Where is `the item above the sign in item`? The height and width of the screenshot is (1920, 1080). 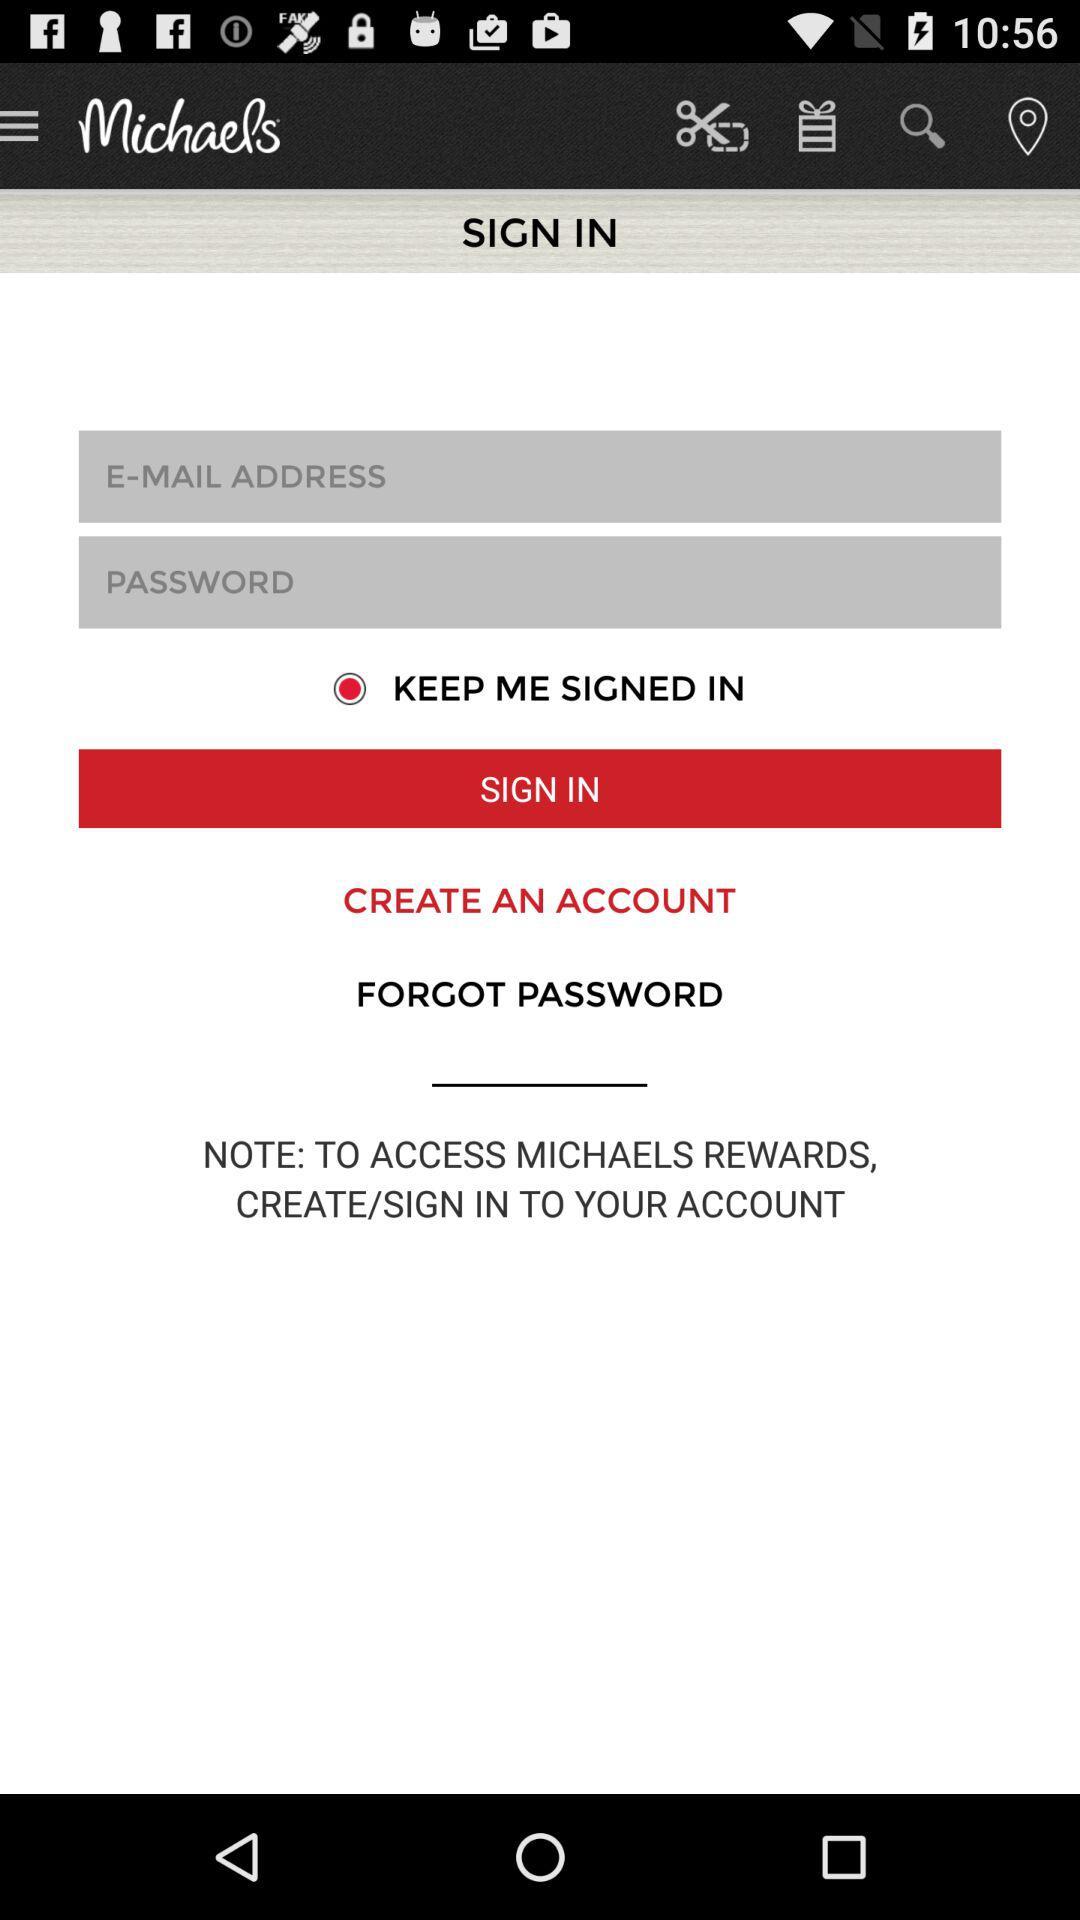
the item above the sign in item is located at coordinates (538, 688).